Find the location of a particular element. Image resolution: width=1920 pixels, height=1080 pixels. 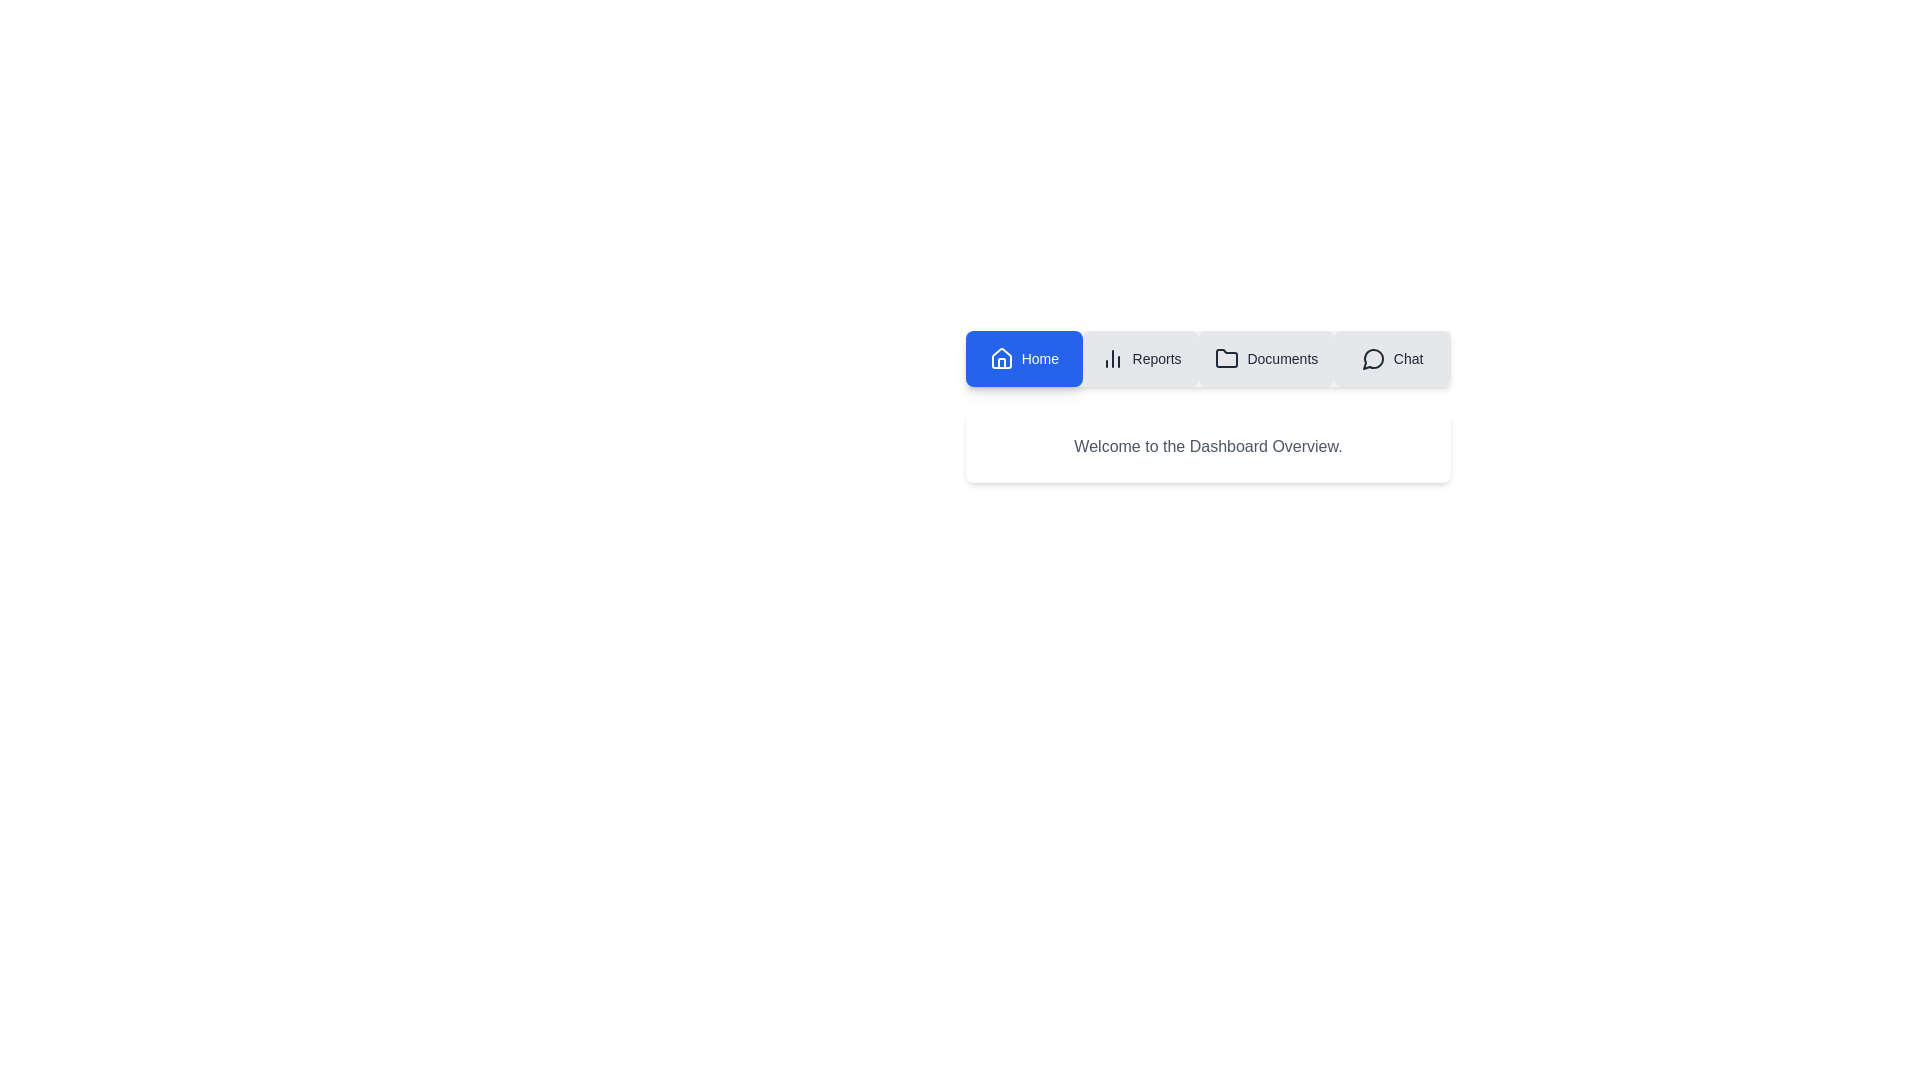

the tab labeled Documents to observe its visual feedback is located at coordinates (1265, 357).